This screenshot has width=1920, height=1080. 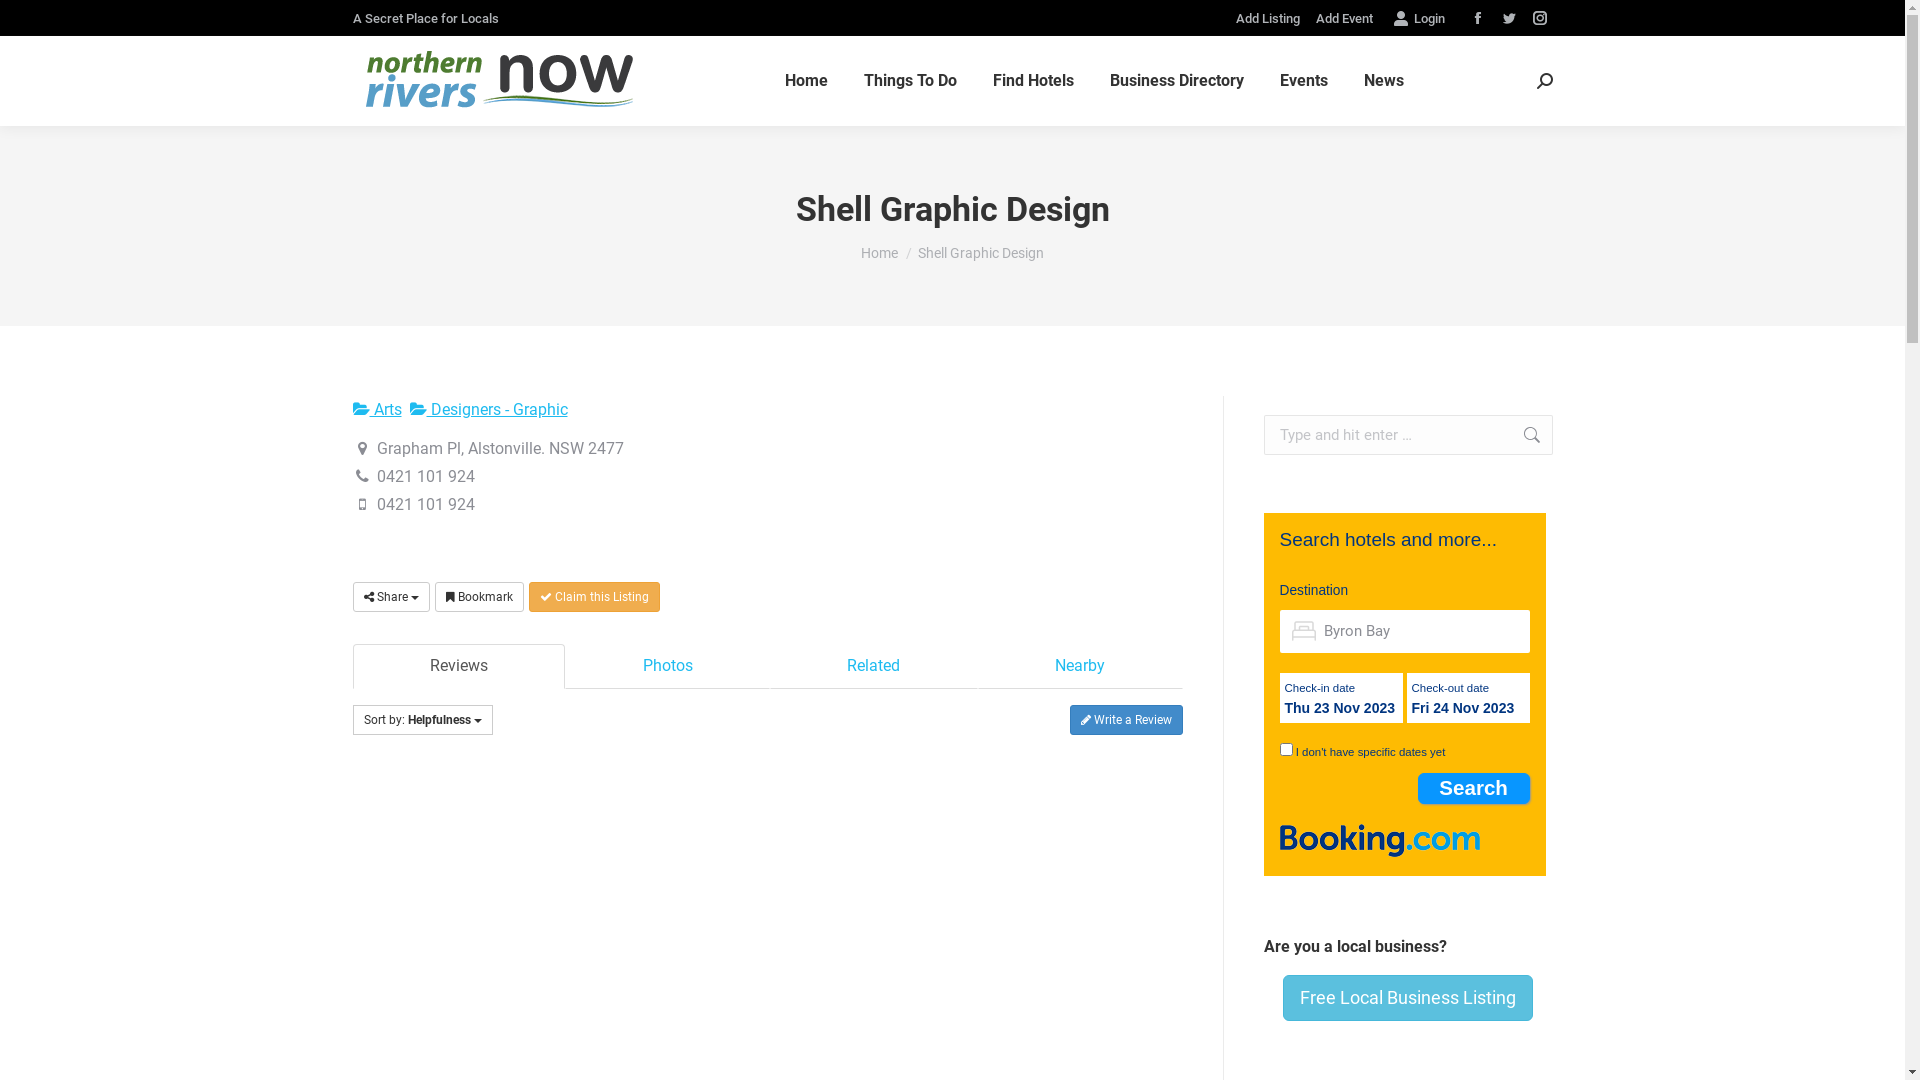 What do you see at coordinates (1126, 720) in the screenshot?
I see `'Write a Review'` at bounding box center [1126, 720].